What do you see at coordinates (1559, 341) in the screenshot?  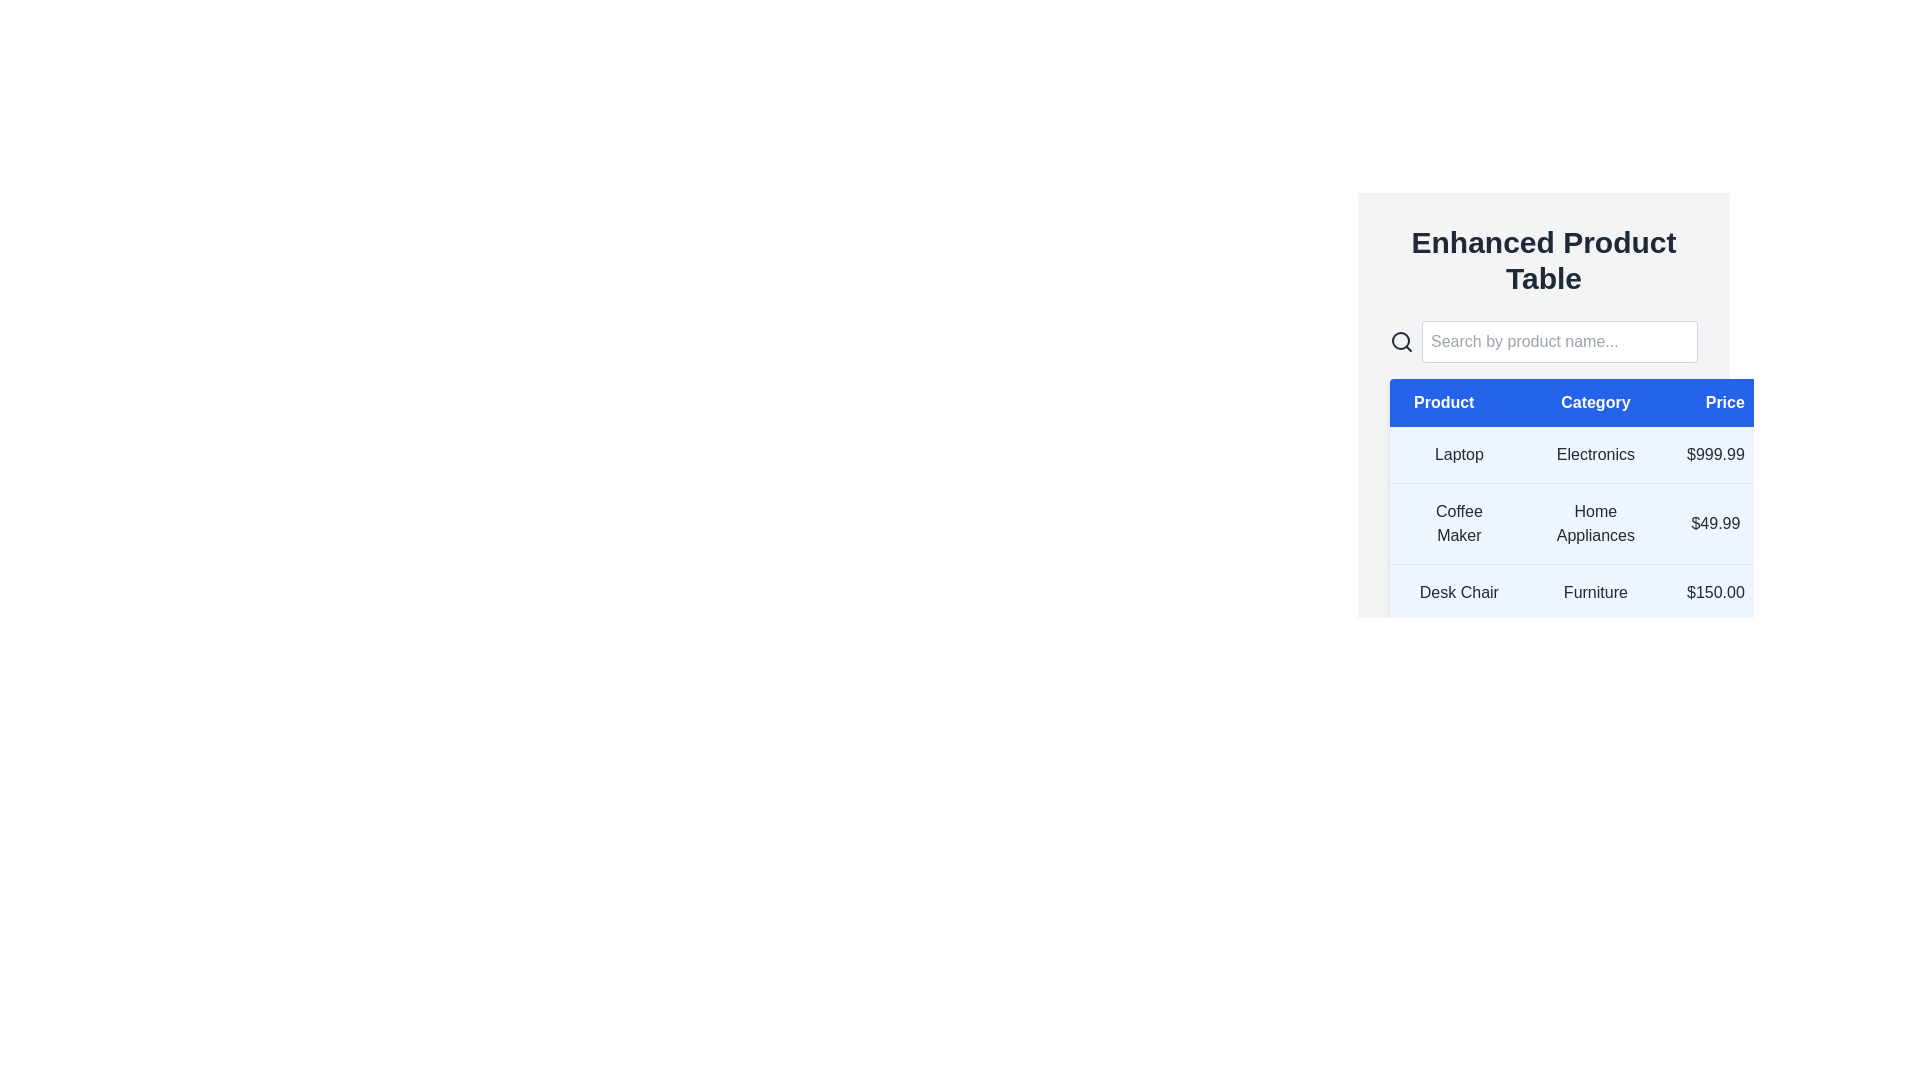 I see `the search input field located in the upper-right region beneath the 'Enhanced Product Table' header to focus on it` at bounding box center [1559, 341].